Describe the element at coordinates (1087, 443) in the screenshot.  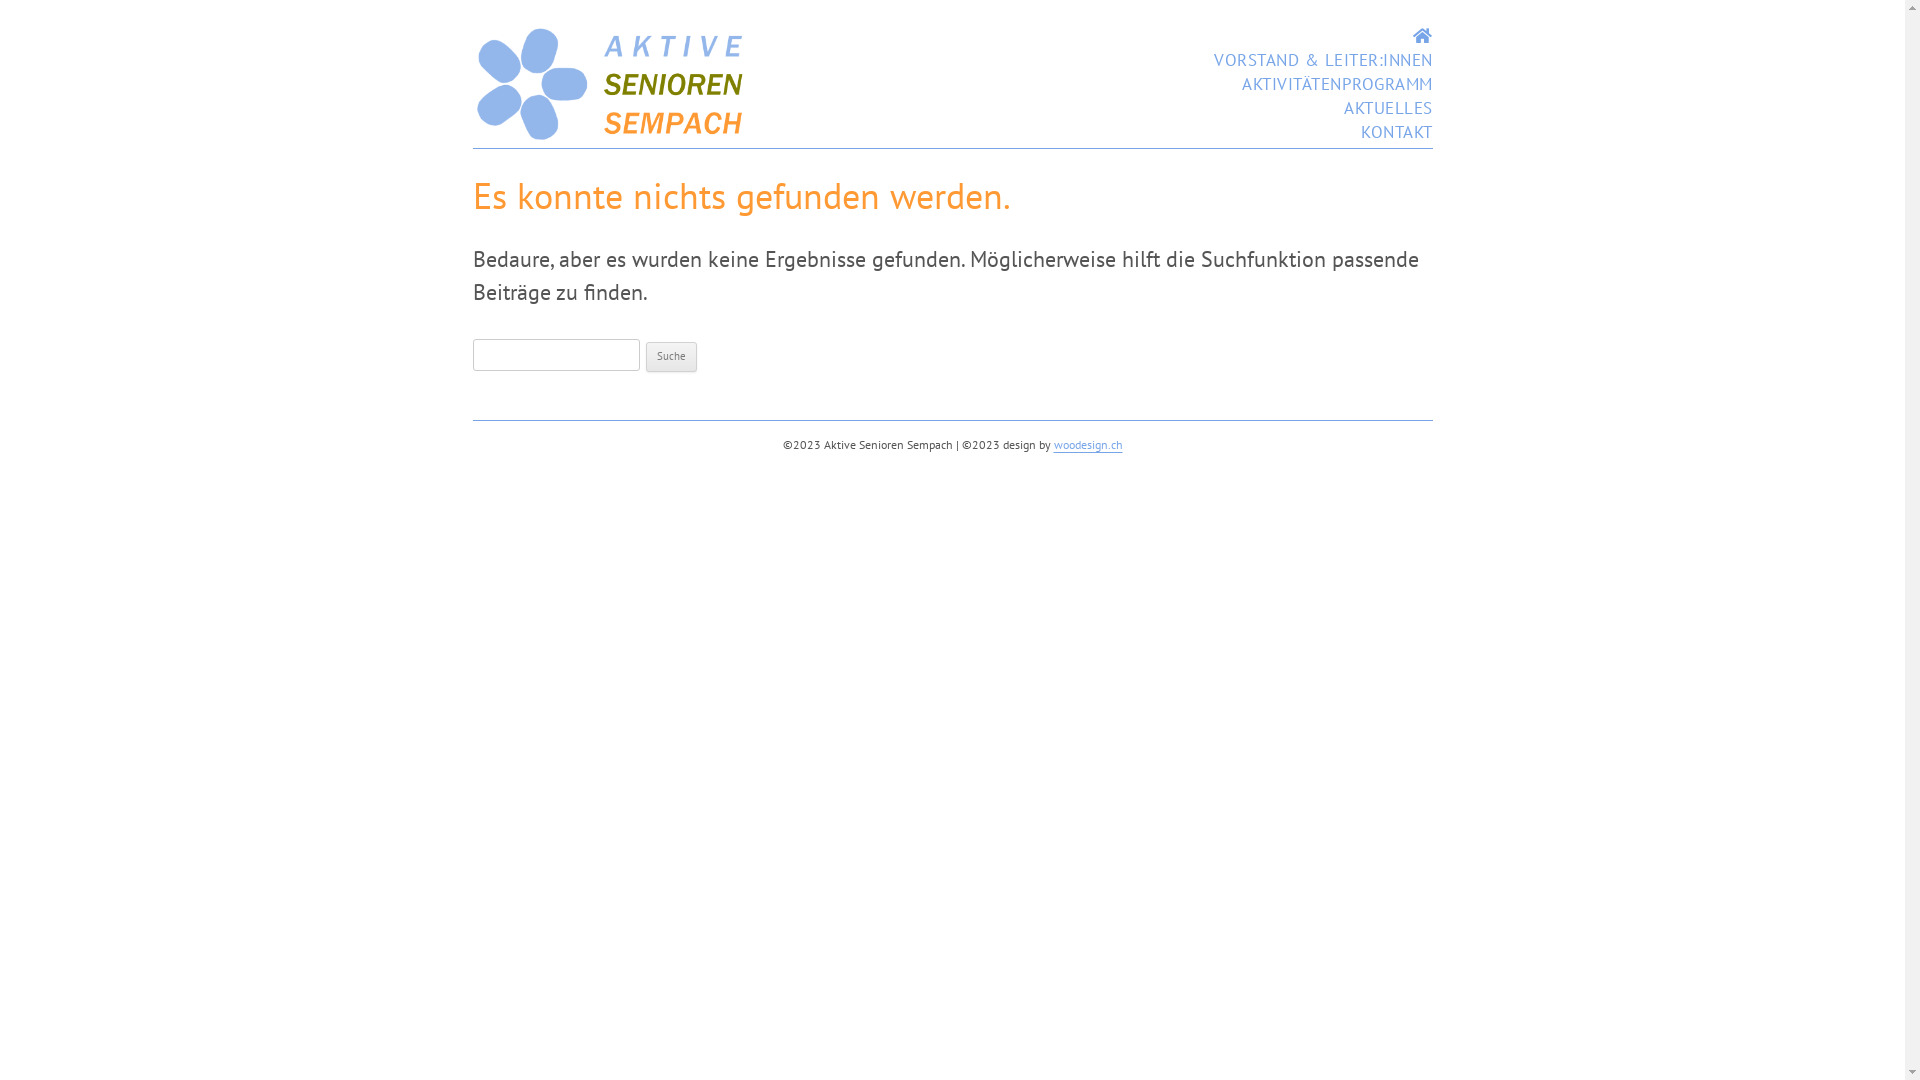
I see `'woodesign.ch'` at that location.